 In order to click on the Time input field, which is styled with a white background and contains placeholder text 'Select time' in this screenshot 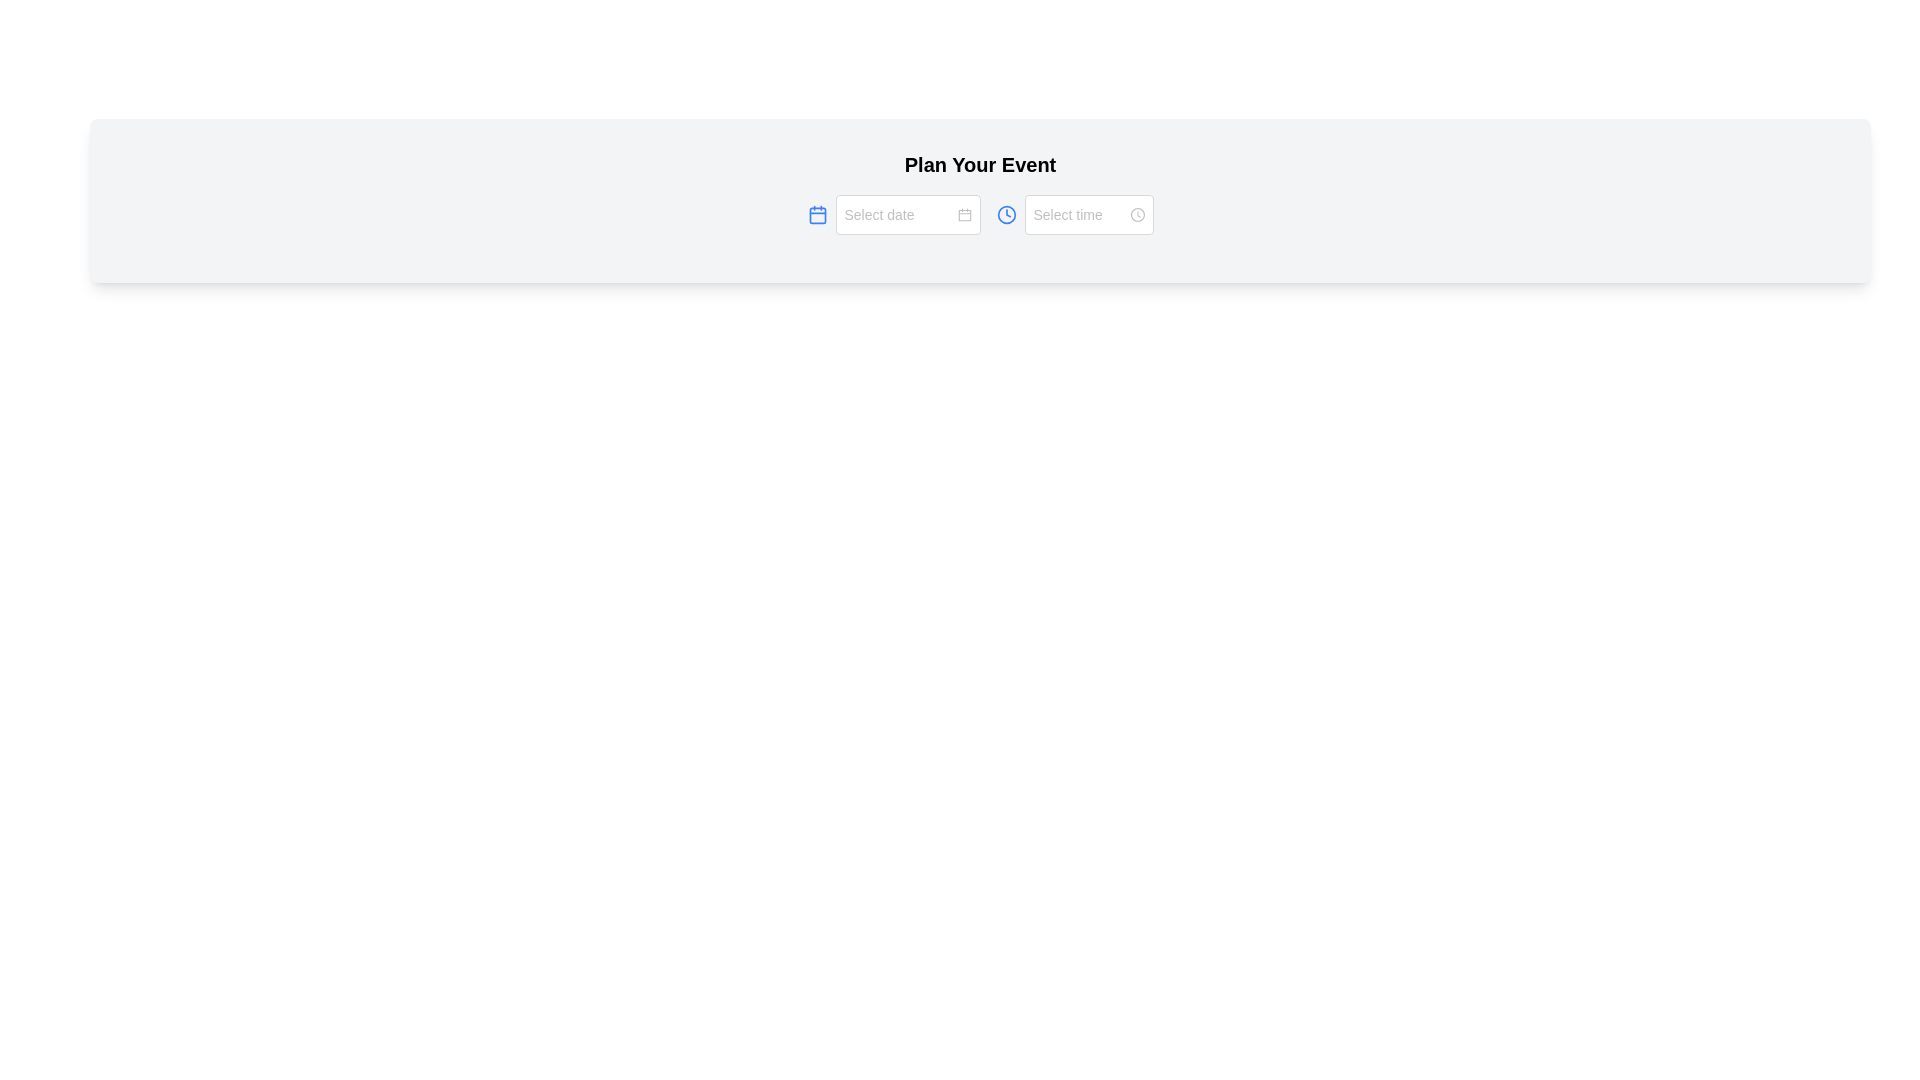, I will do `click(1088, 215)`.